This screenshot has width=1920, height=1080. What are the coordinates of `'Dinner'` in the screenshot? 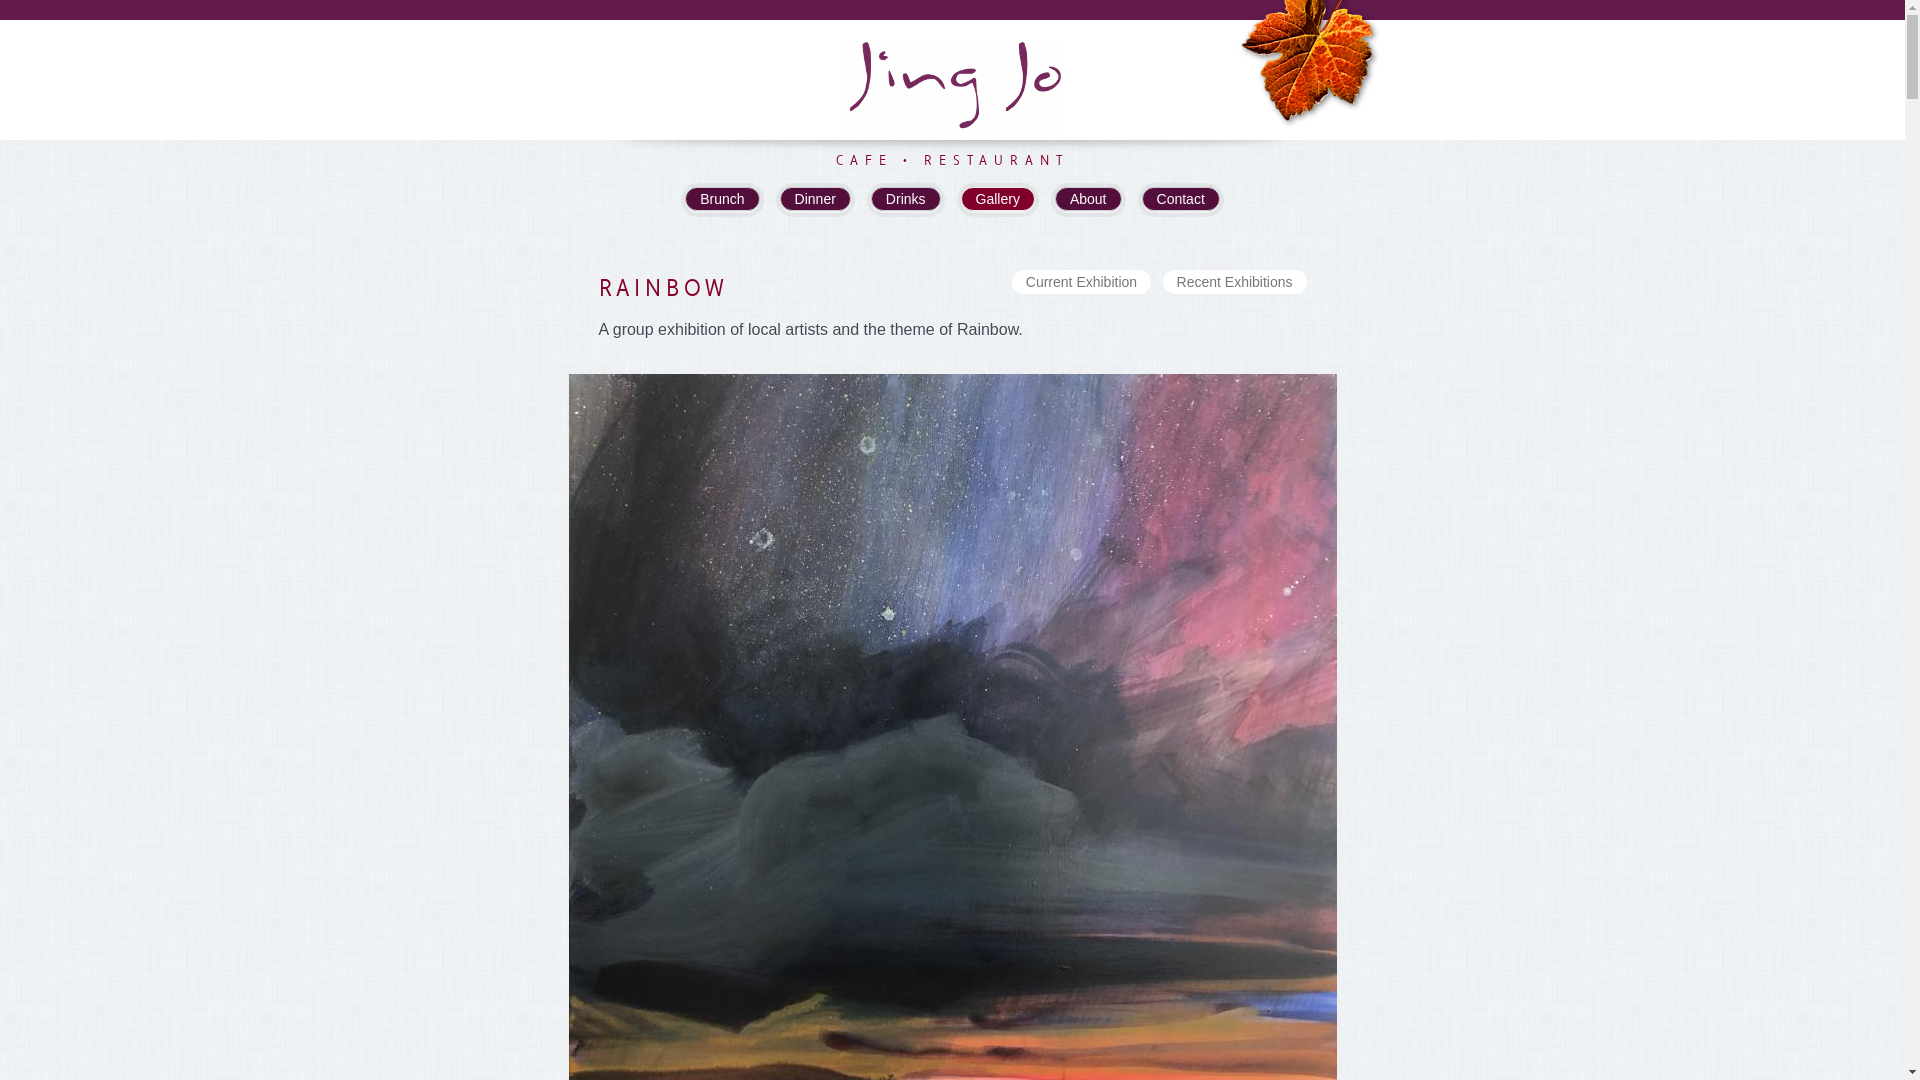 It's located at (778, 199).